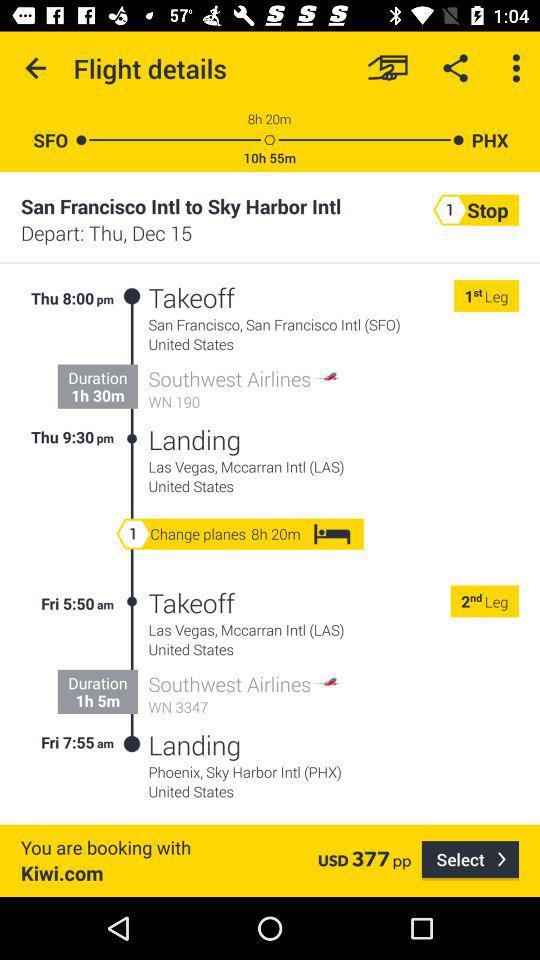 This screenshot has width=540, height=960. What do you see at coordinates (132, 367) in the screenshot?
I see `icon to the left of the takeoff item` at bounding box center [132, 367].